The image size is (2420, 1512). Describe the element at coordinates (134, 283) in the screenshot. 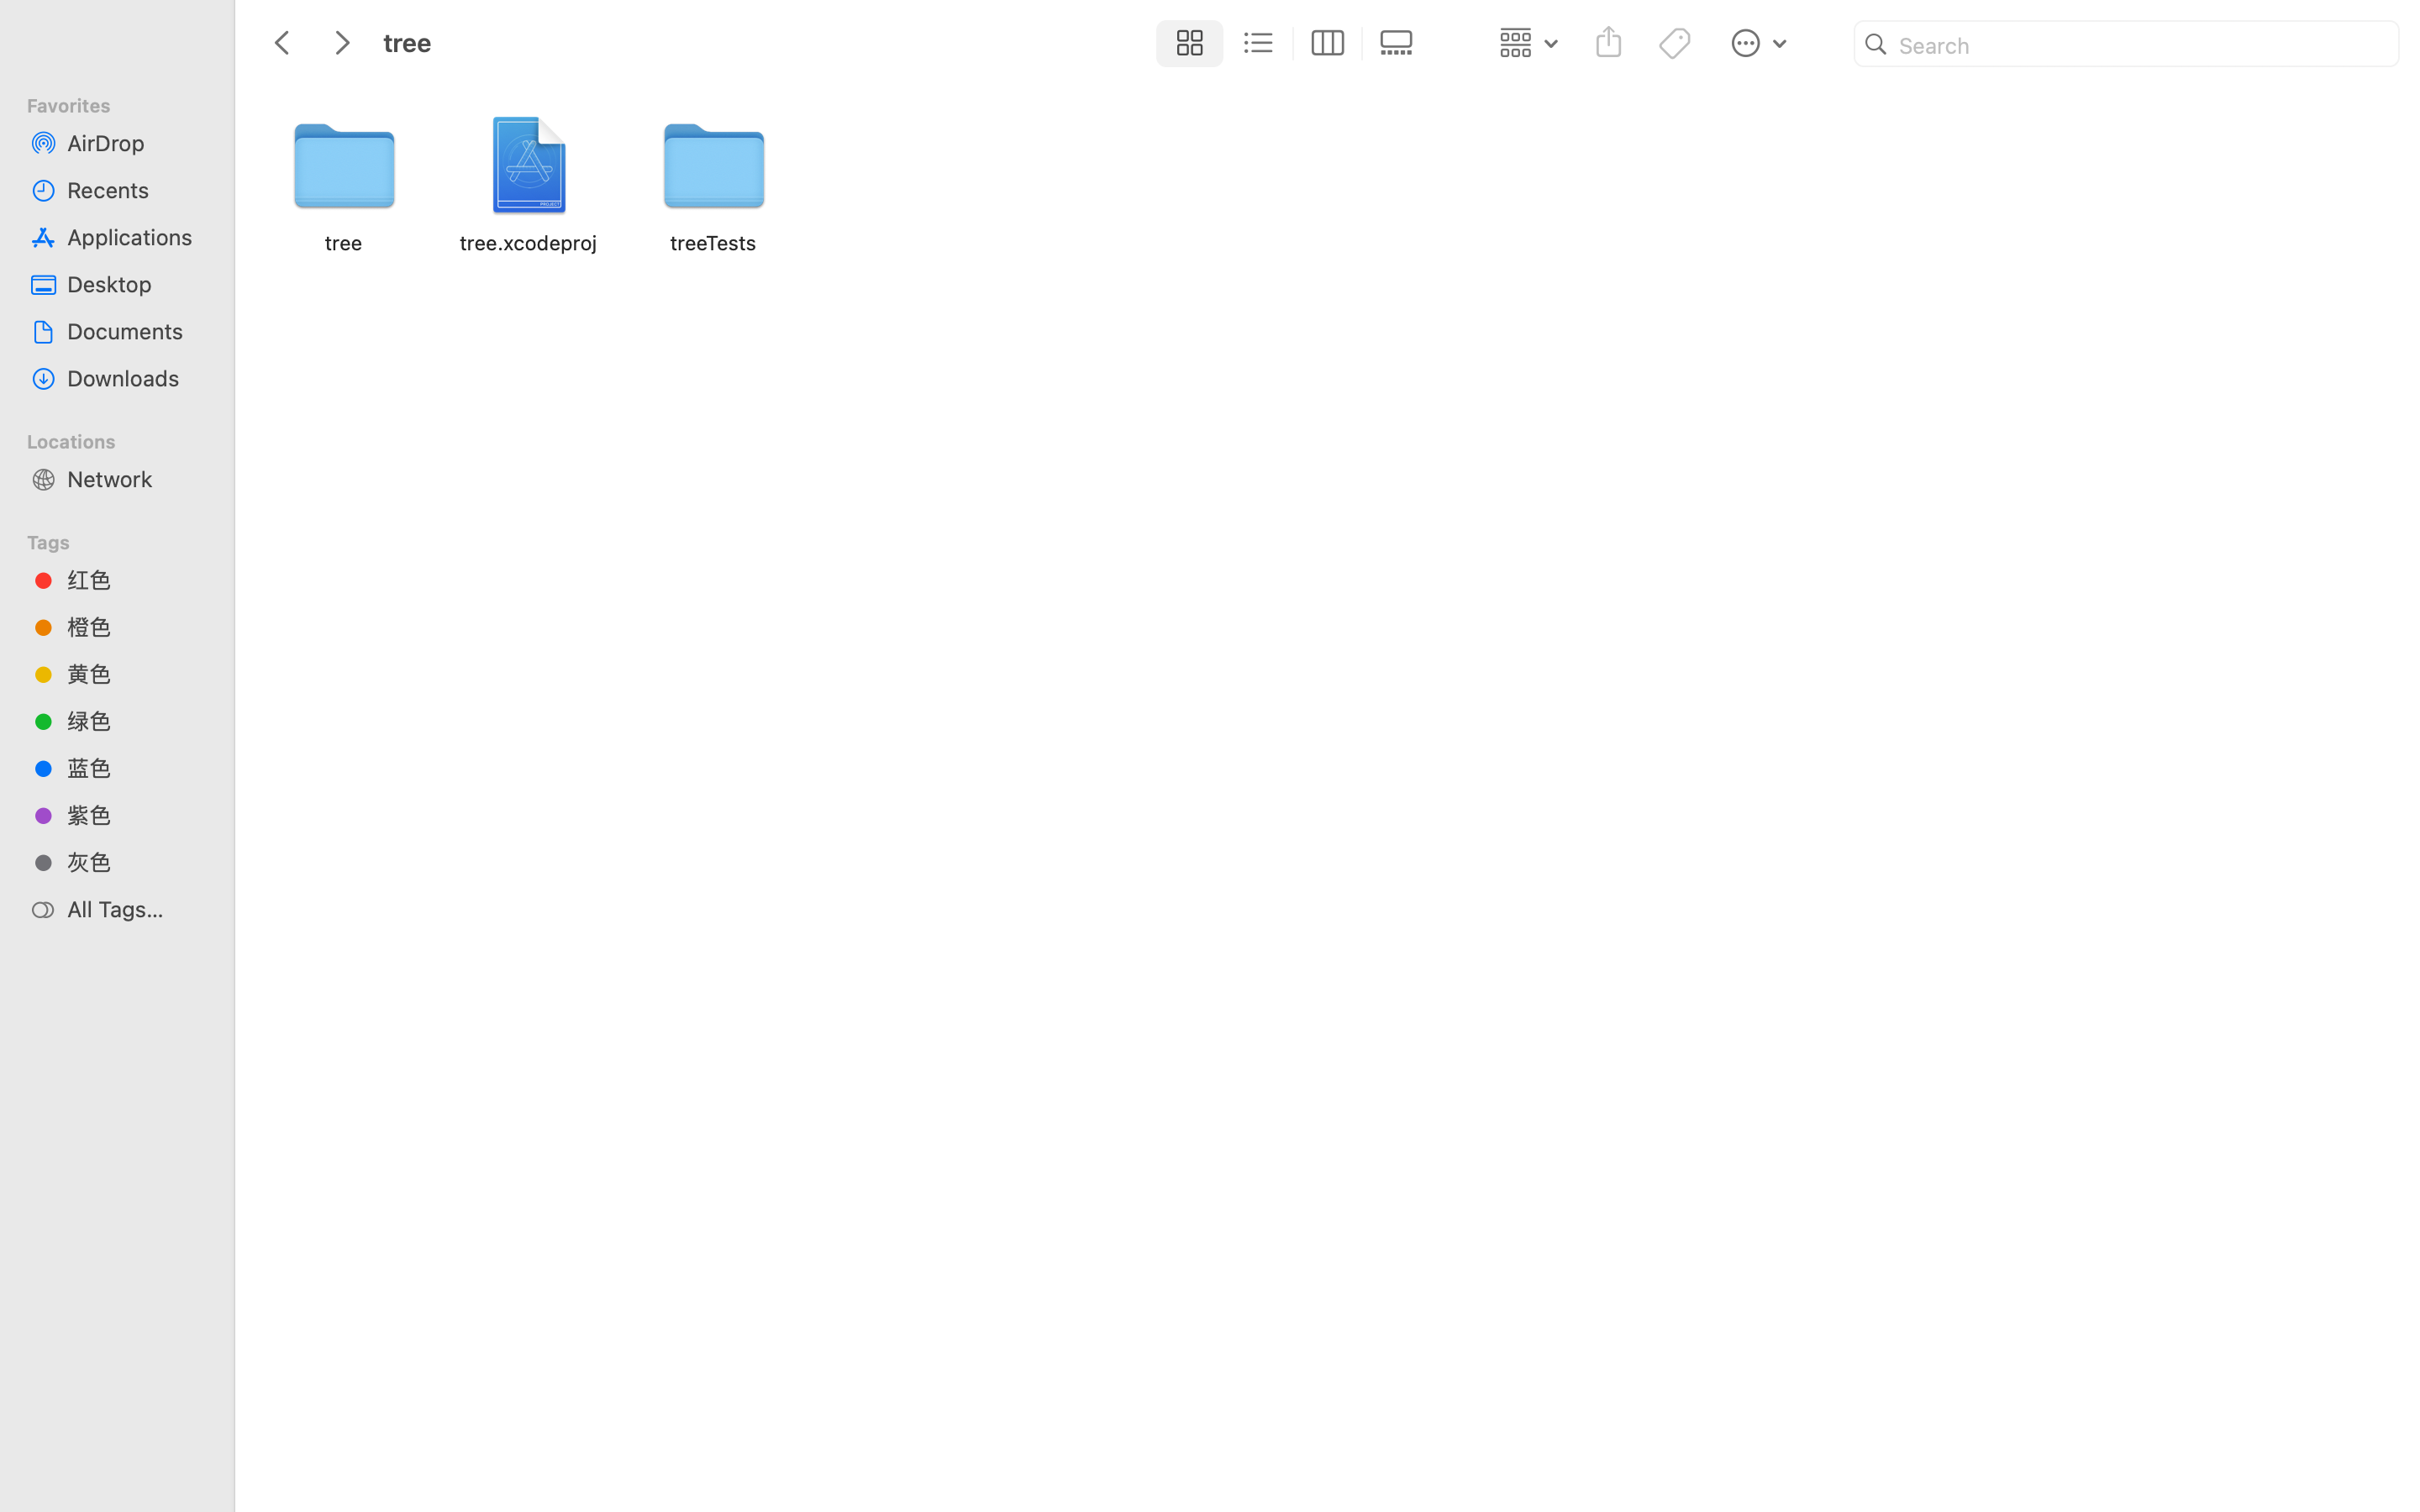

I see `'Desktop'` at that location.